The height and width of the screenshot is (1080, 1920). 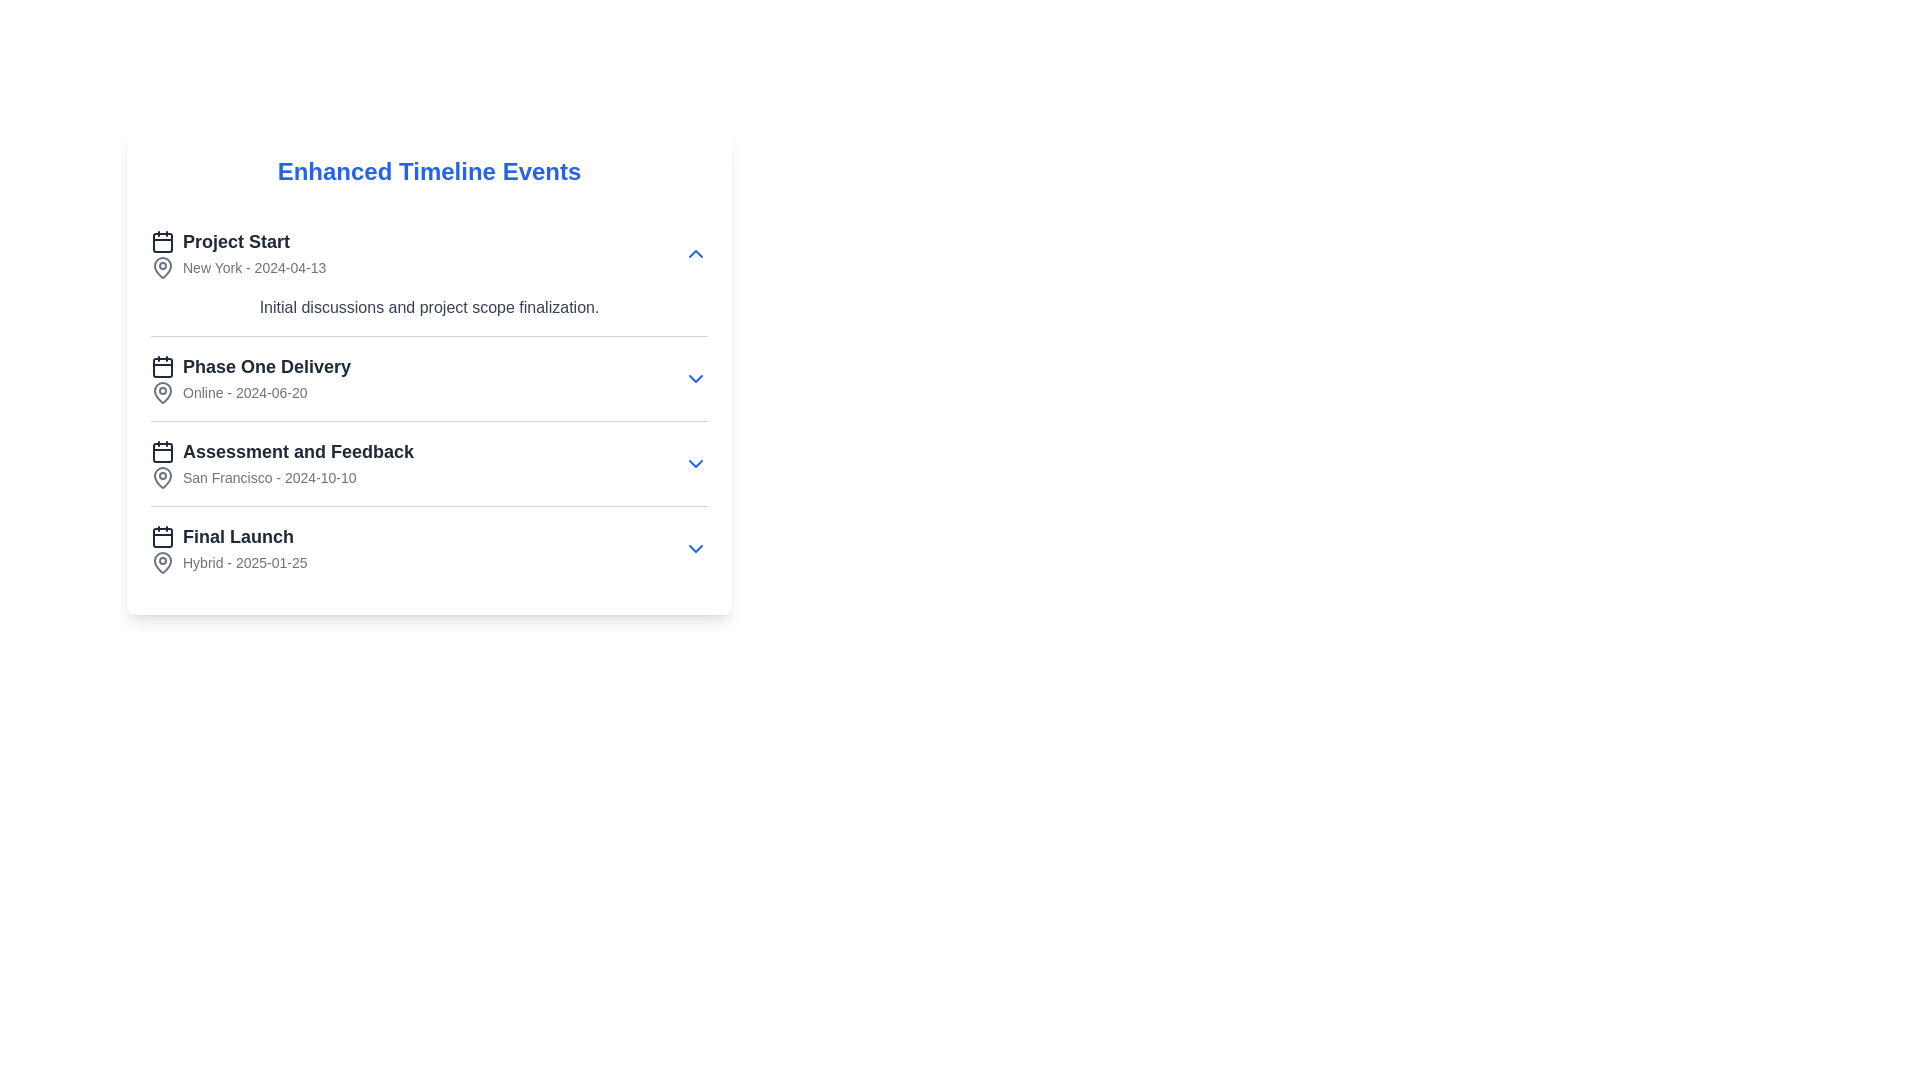 I want to click on the decorative icon representing the 'Final Launch' event in the timeline, located near the text 'Hybrid - 2025-01-25', so click(x=163, y=562).